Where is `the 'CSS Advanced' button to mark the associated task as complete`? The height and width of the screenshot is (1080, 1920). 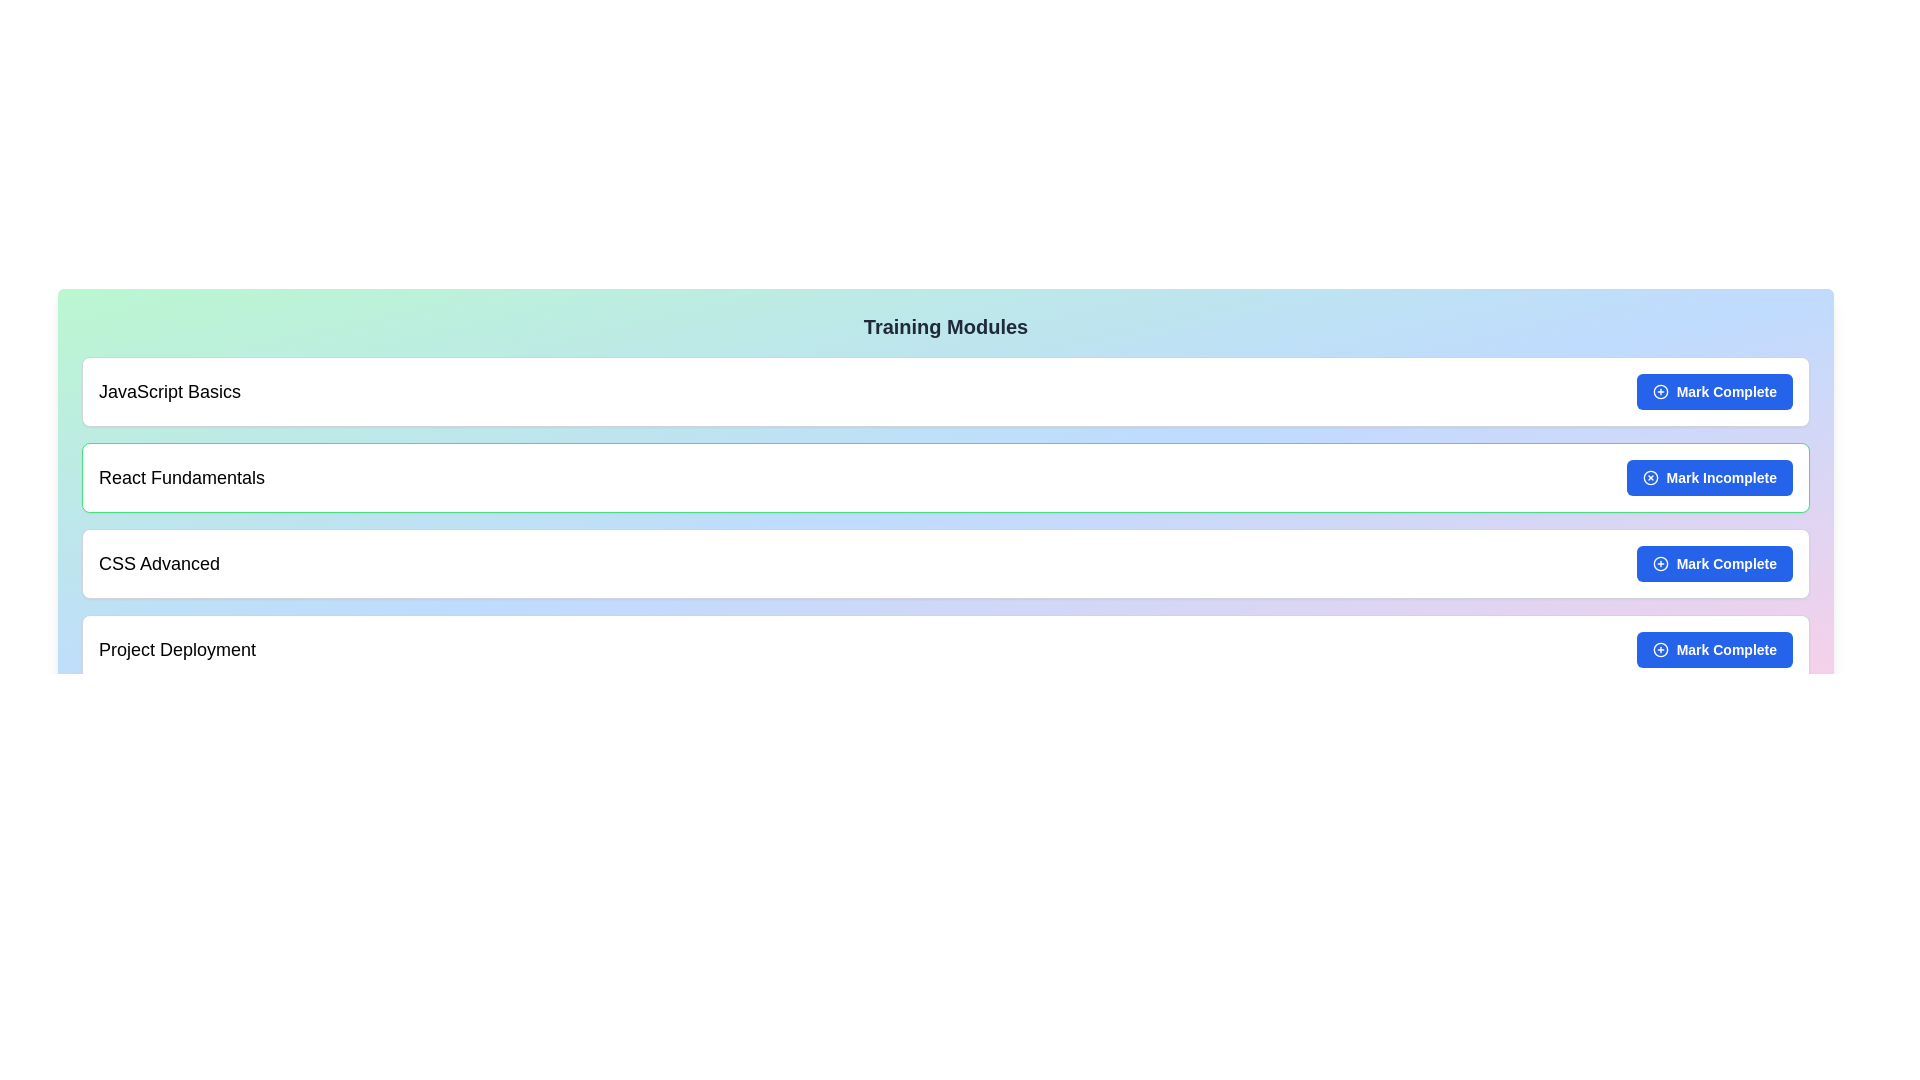 the 'CSS Advanced' button to mark the associated task as complete is located at coordinates (1713, 563).